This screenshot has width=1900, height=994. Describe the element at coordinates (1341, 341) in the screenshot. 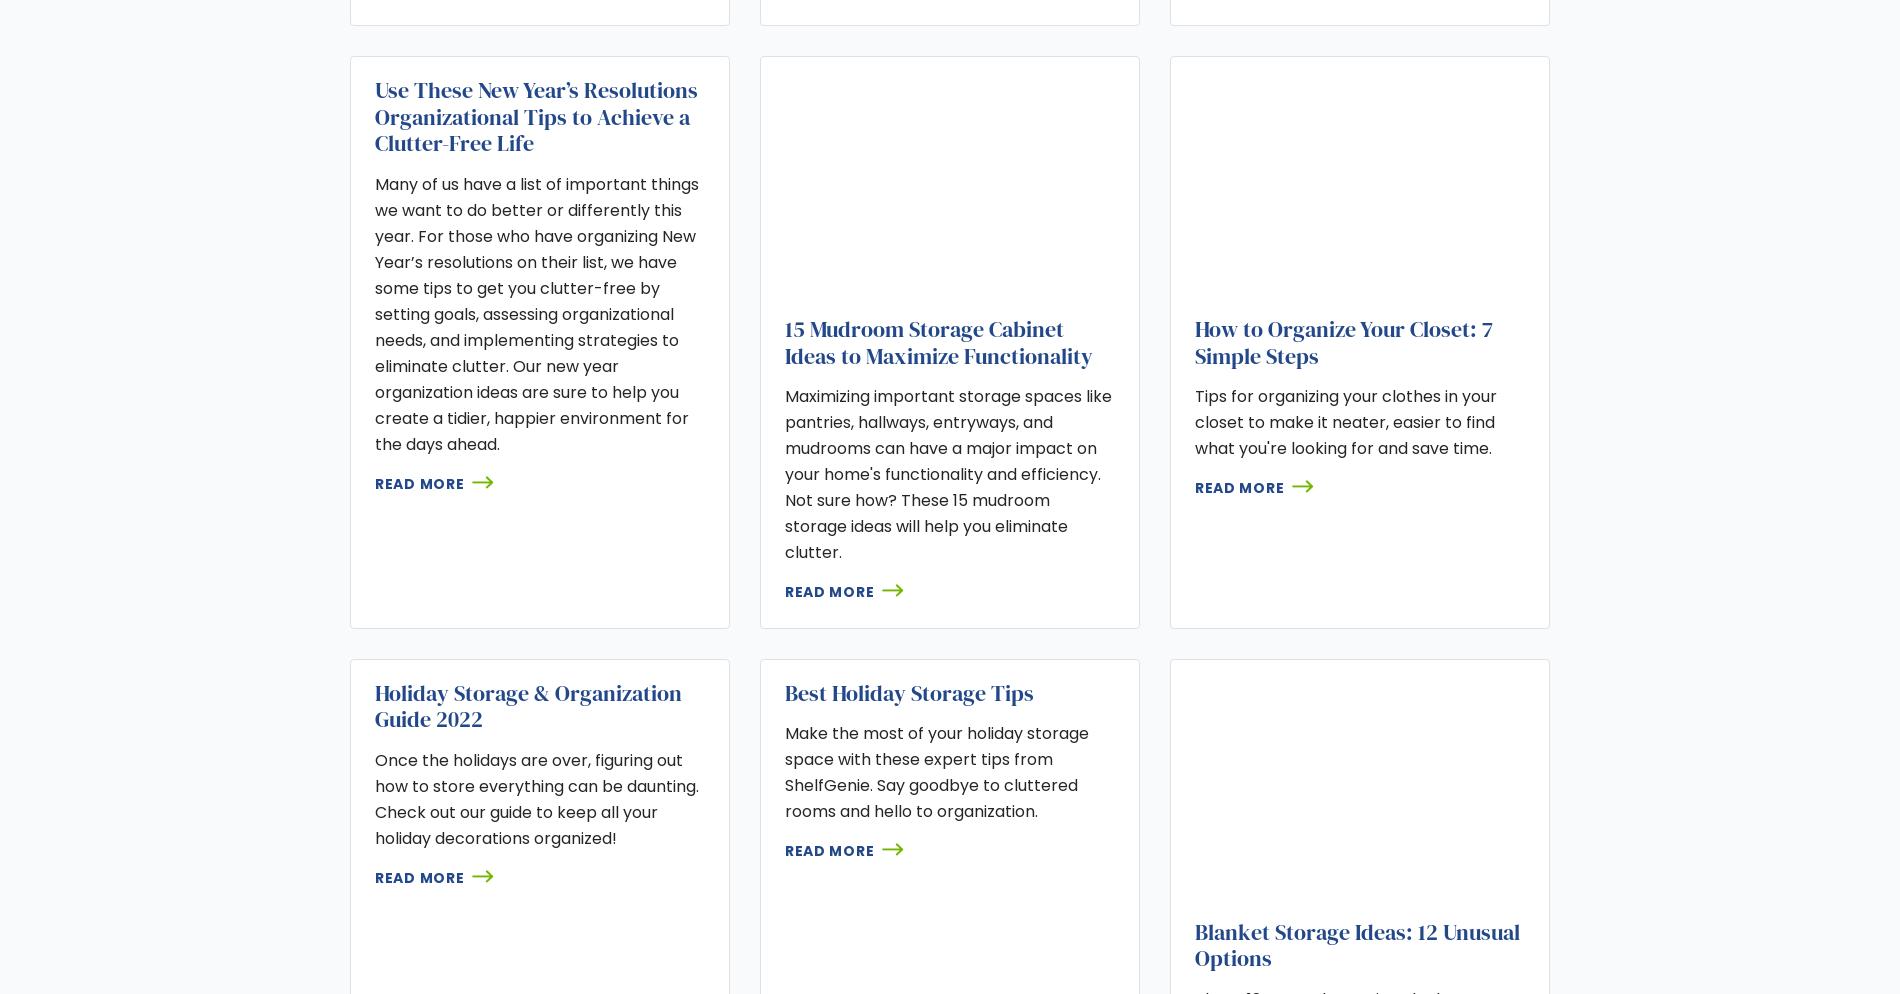

I see `'How to Organize Your Closet: 7 Simple Steps'` at that location.